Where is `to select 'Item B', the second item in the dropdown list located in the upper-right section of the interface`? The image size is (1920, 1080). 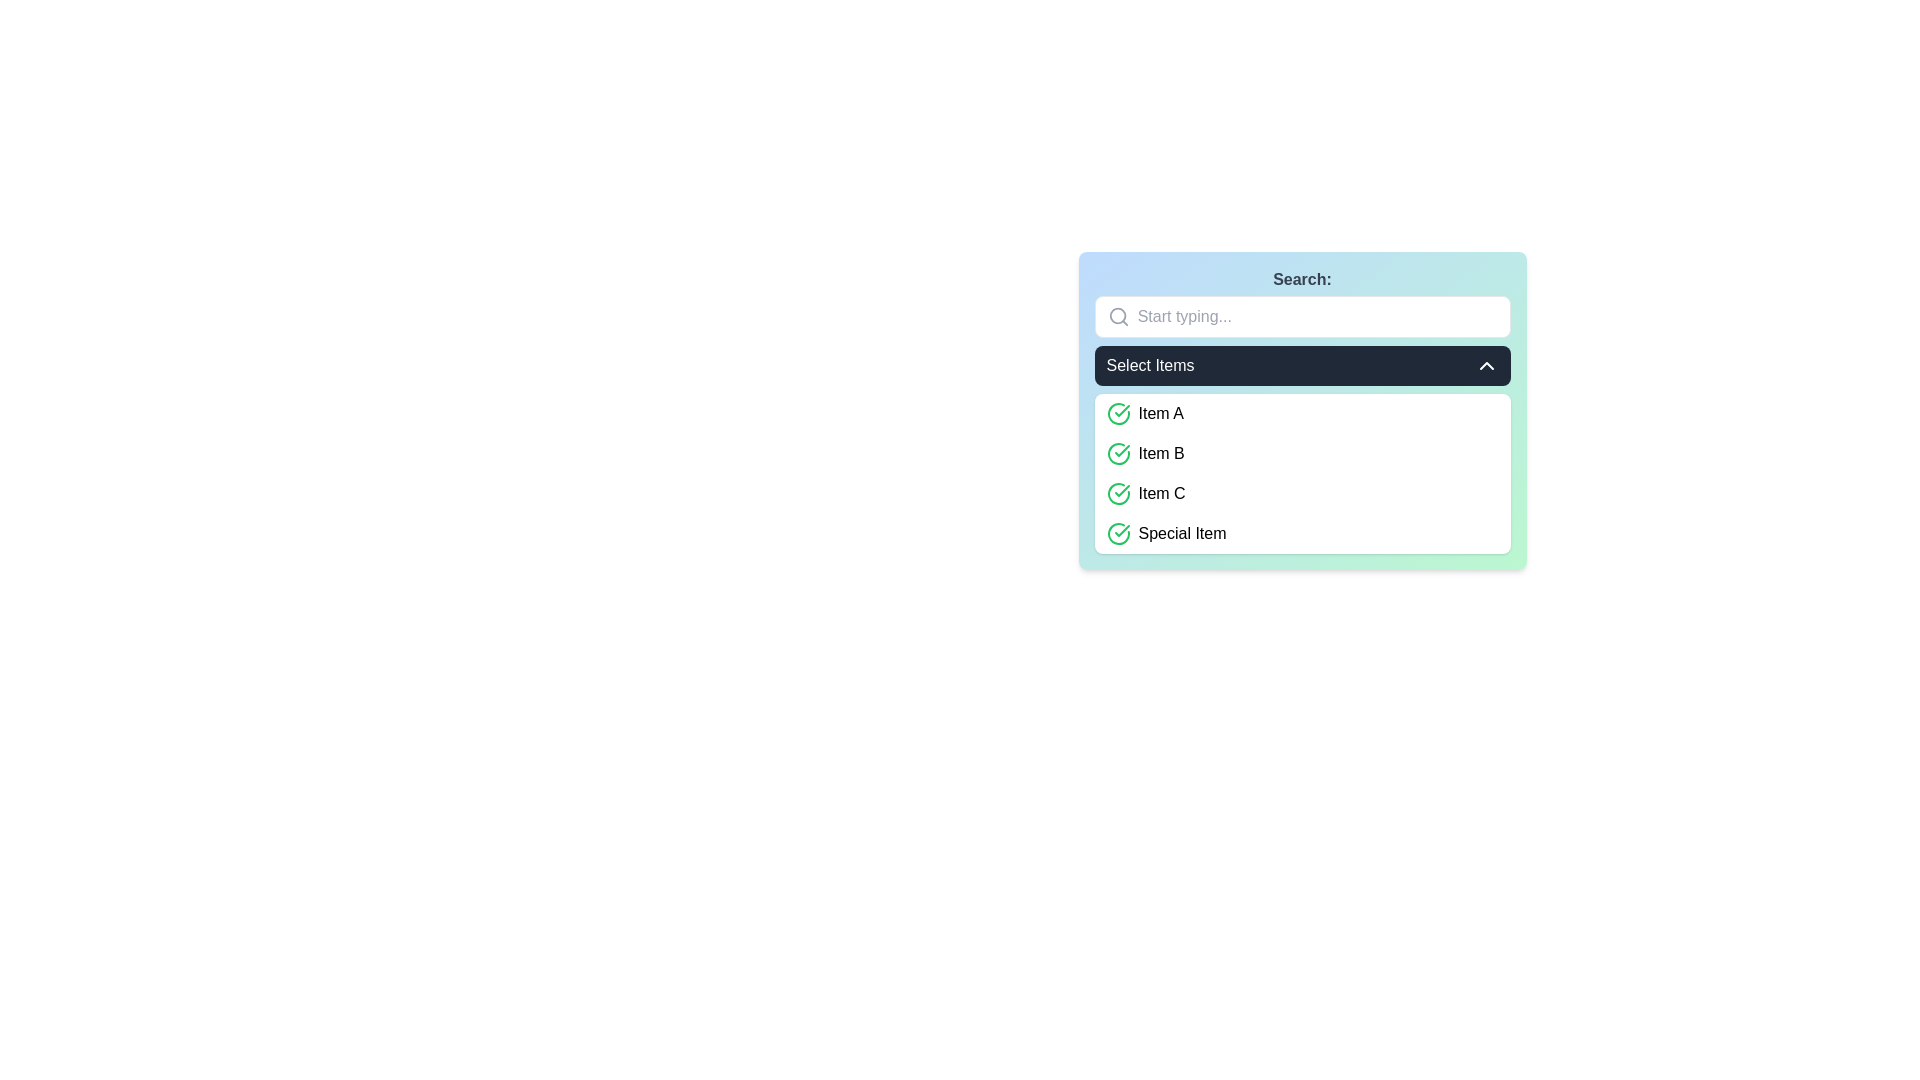 to select 'Item B', the second item in the dropdown list located in the upper-right section of the interface is located at coordinates (1302, 454).